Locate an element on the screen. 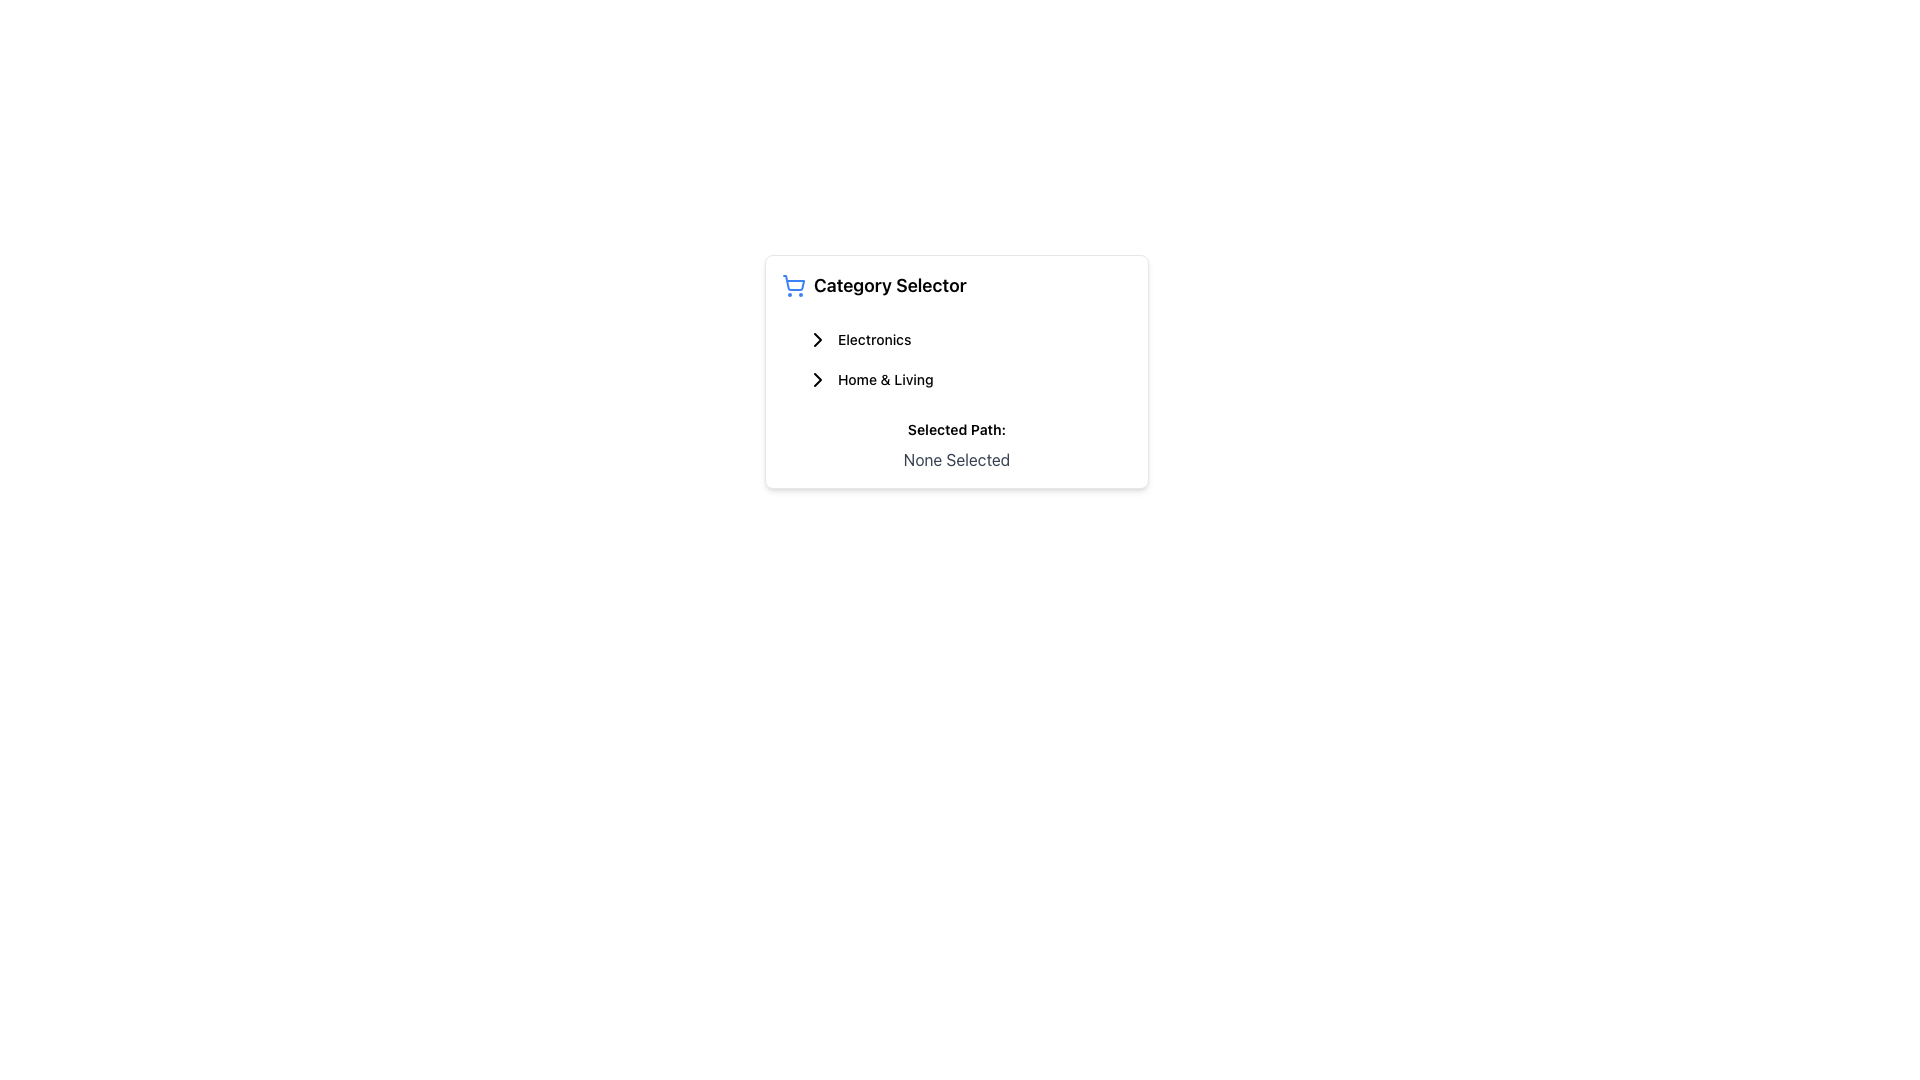  the rightward-pointing chevron icon next to the text 'Electronics' is located at coordinates (817, 338).